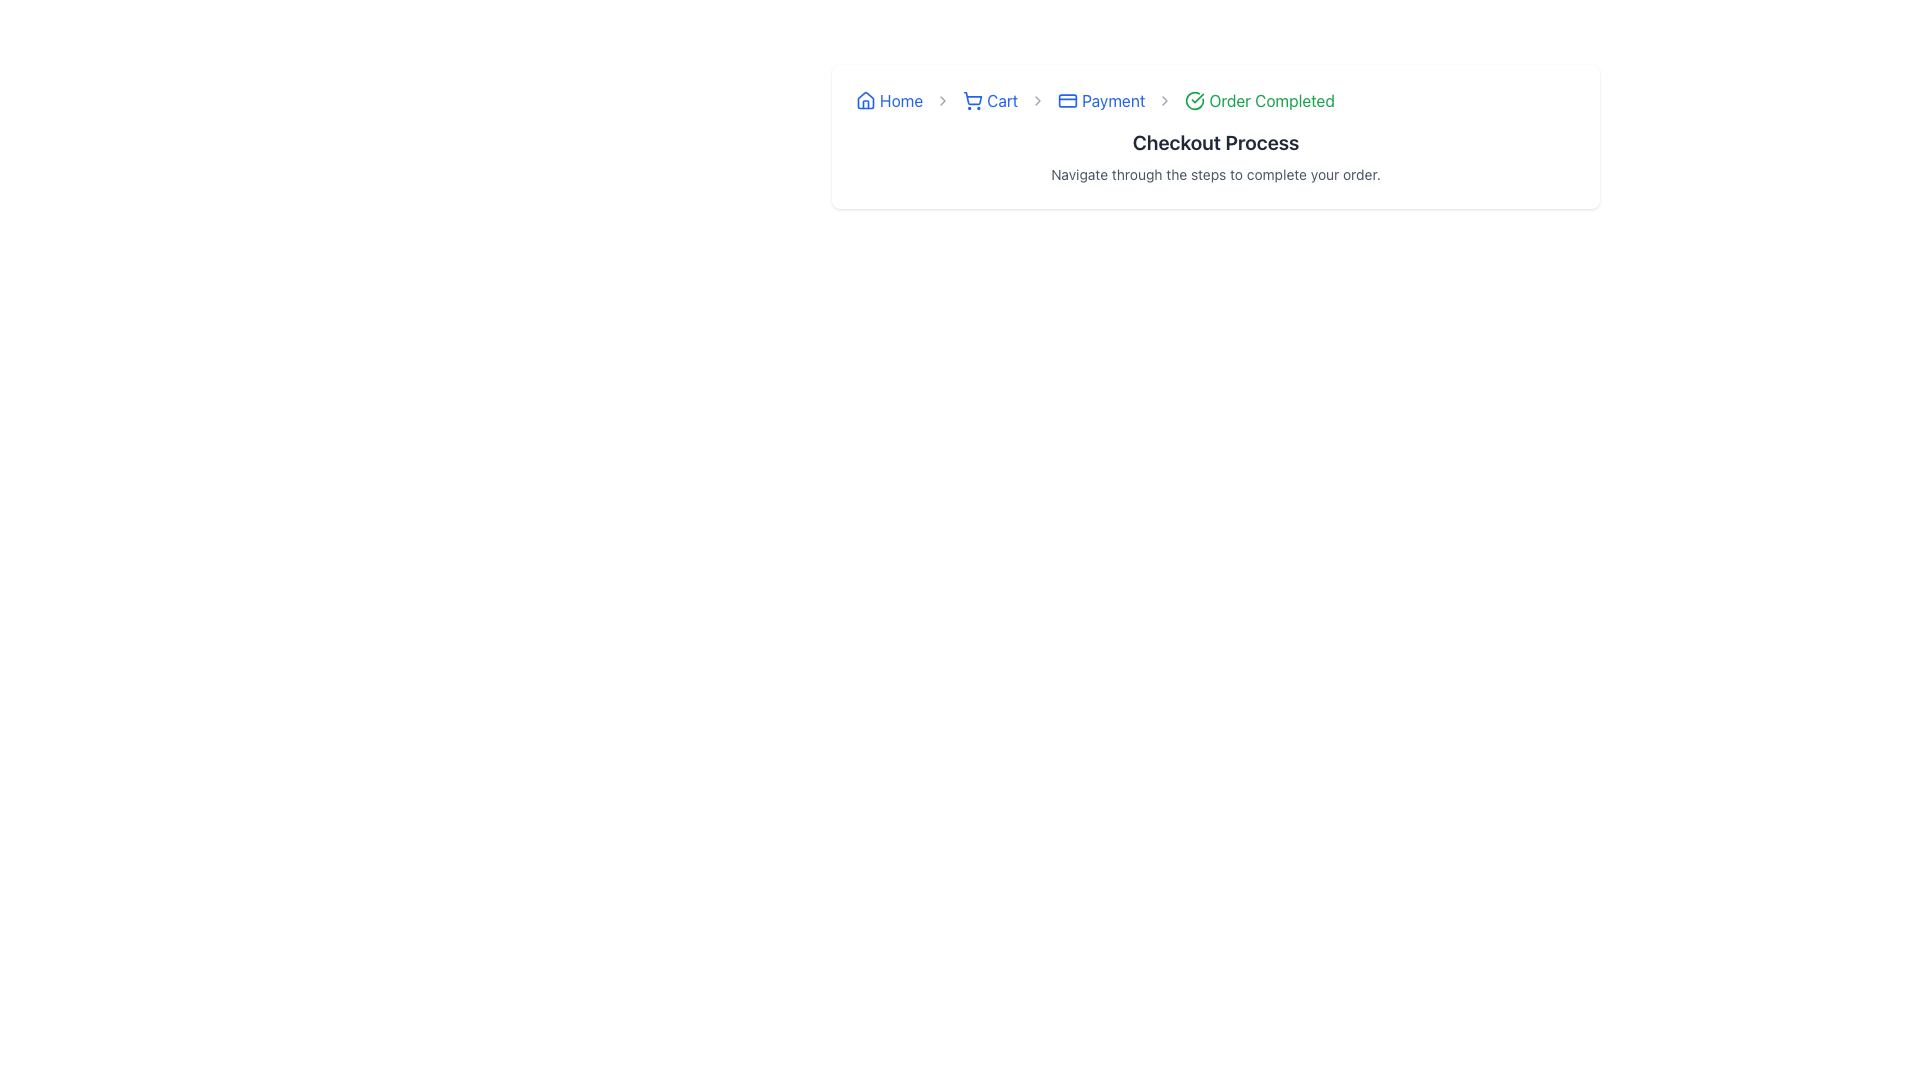  What do you see at coordinates (1067, 100) in the screenshot?
I see `the credit card icon located next to the 'Payment' text in the breadcrumb navigation bar` at bounding box center [1067, 100].